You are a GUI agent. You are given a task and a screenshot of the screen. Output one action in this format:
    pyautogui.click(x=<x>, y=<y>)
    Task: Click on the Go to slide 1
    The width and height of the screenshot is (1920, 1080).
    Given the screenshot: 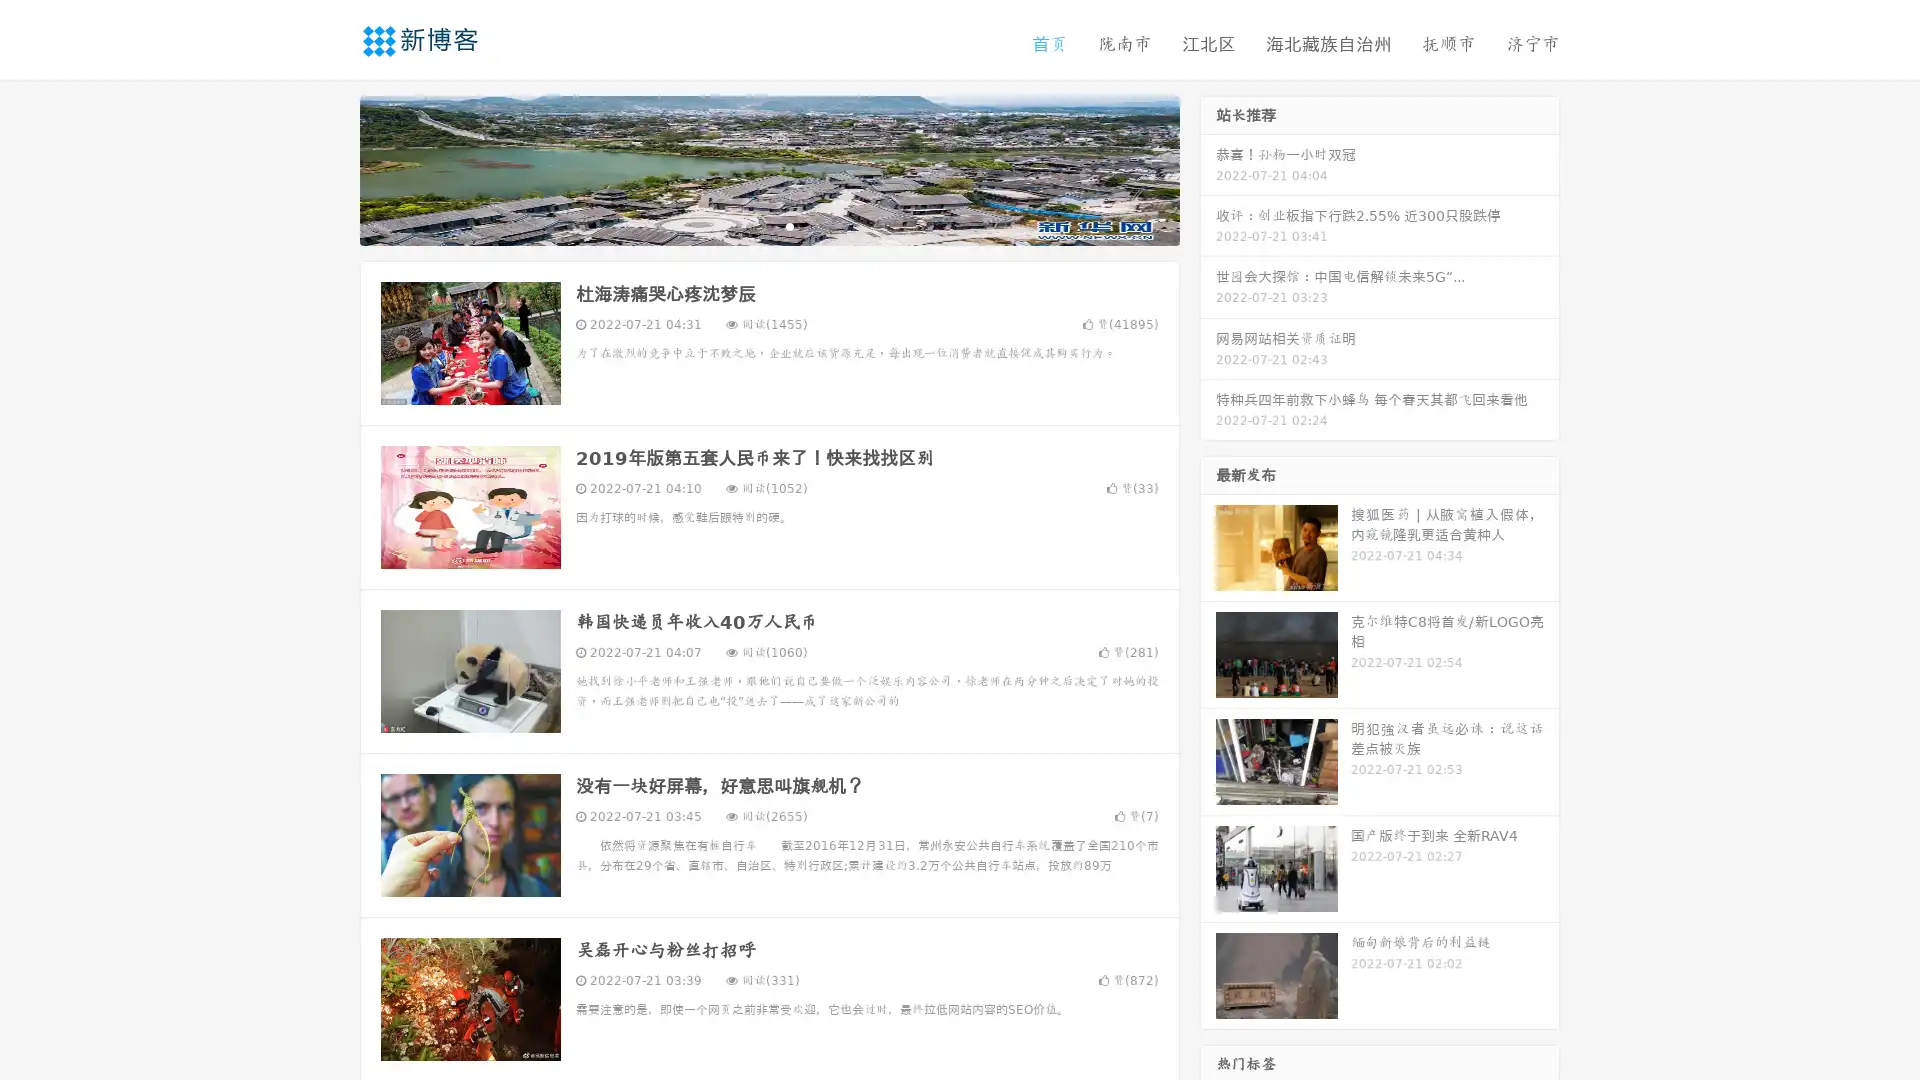 What is the action you would take?
    pyautogui.click(x=748, y=225)
    